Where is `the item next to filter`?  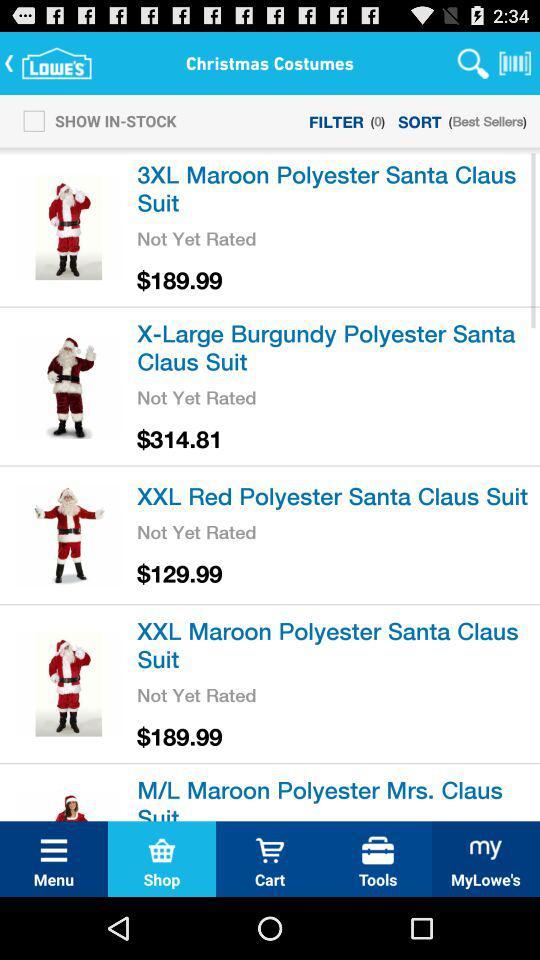
the item next to filter is located at coordinates (93, 120).